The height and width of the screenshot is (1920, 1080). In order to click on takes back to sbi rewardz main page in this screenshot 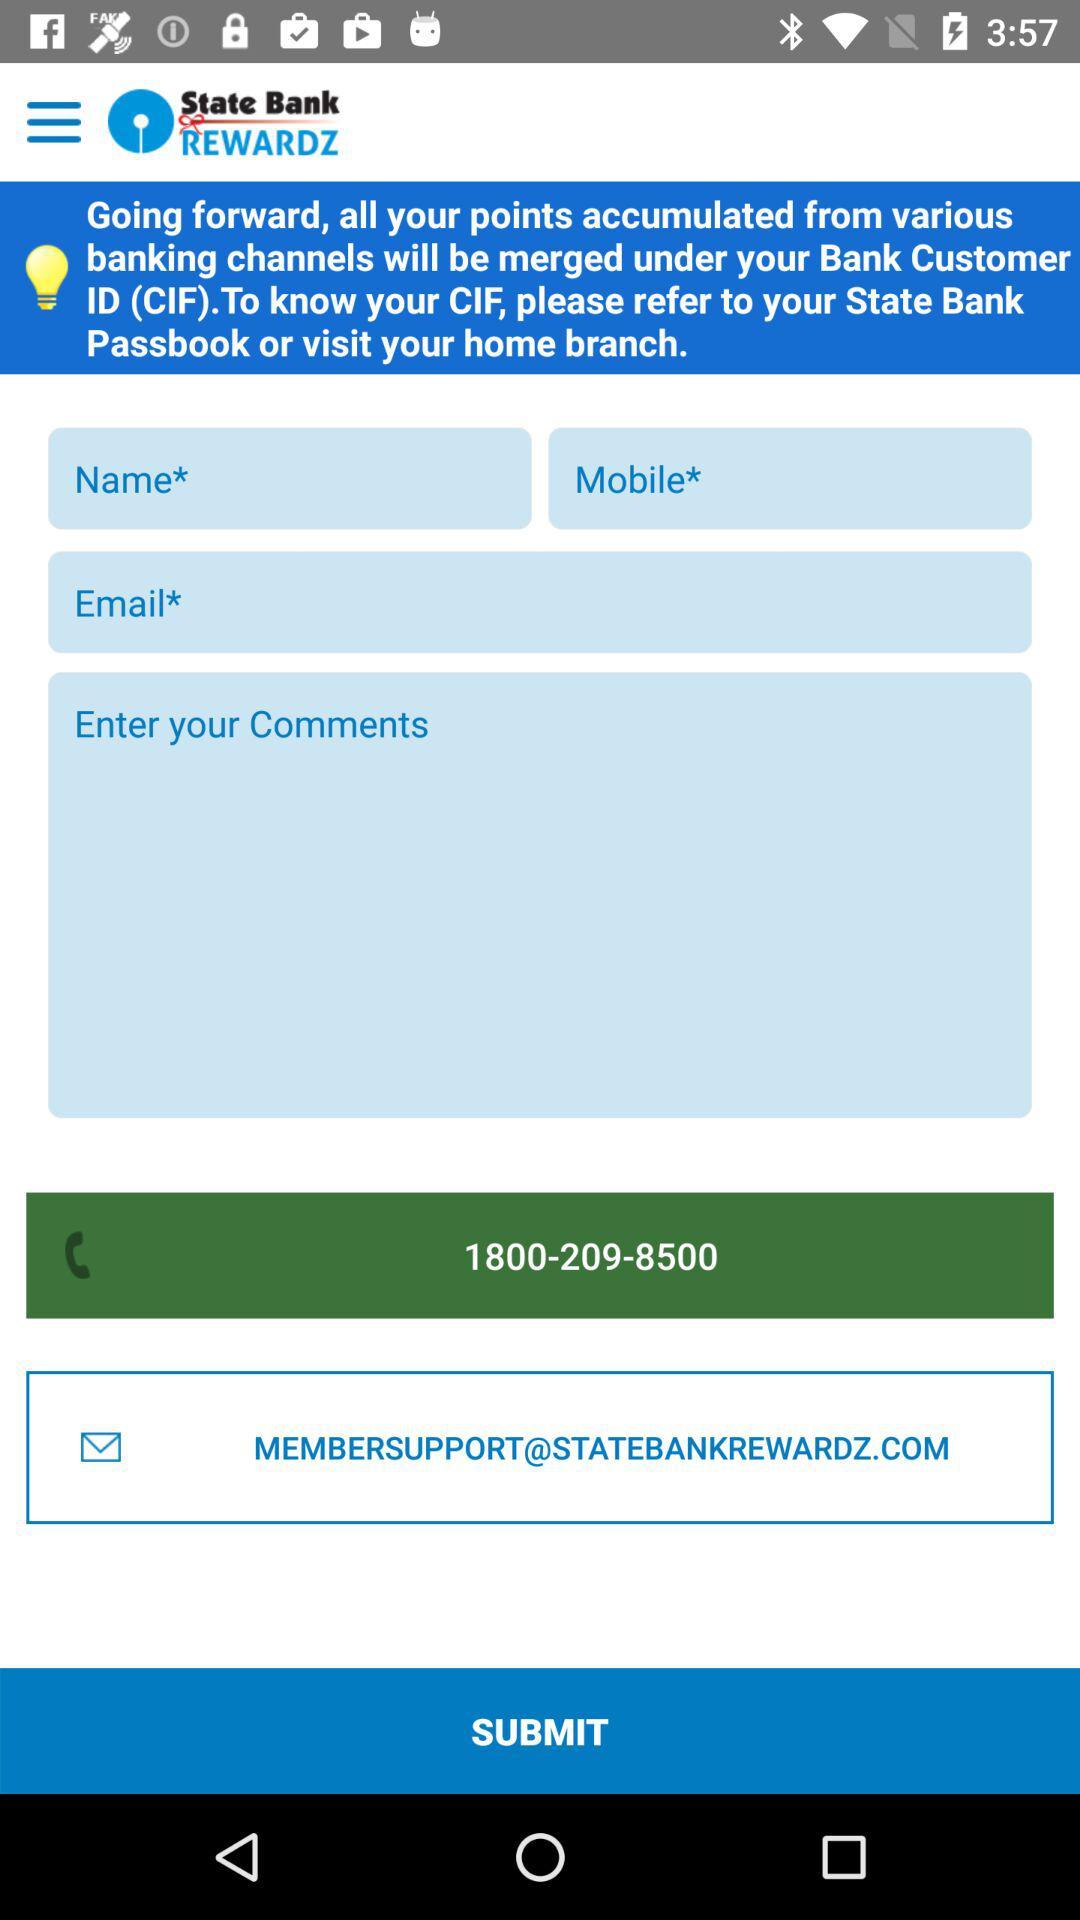, I will do `click(224, 121)`.